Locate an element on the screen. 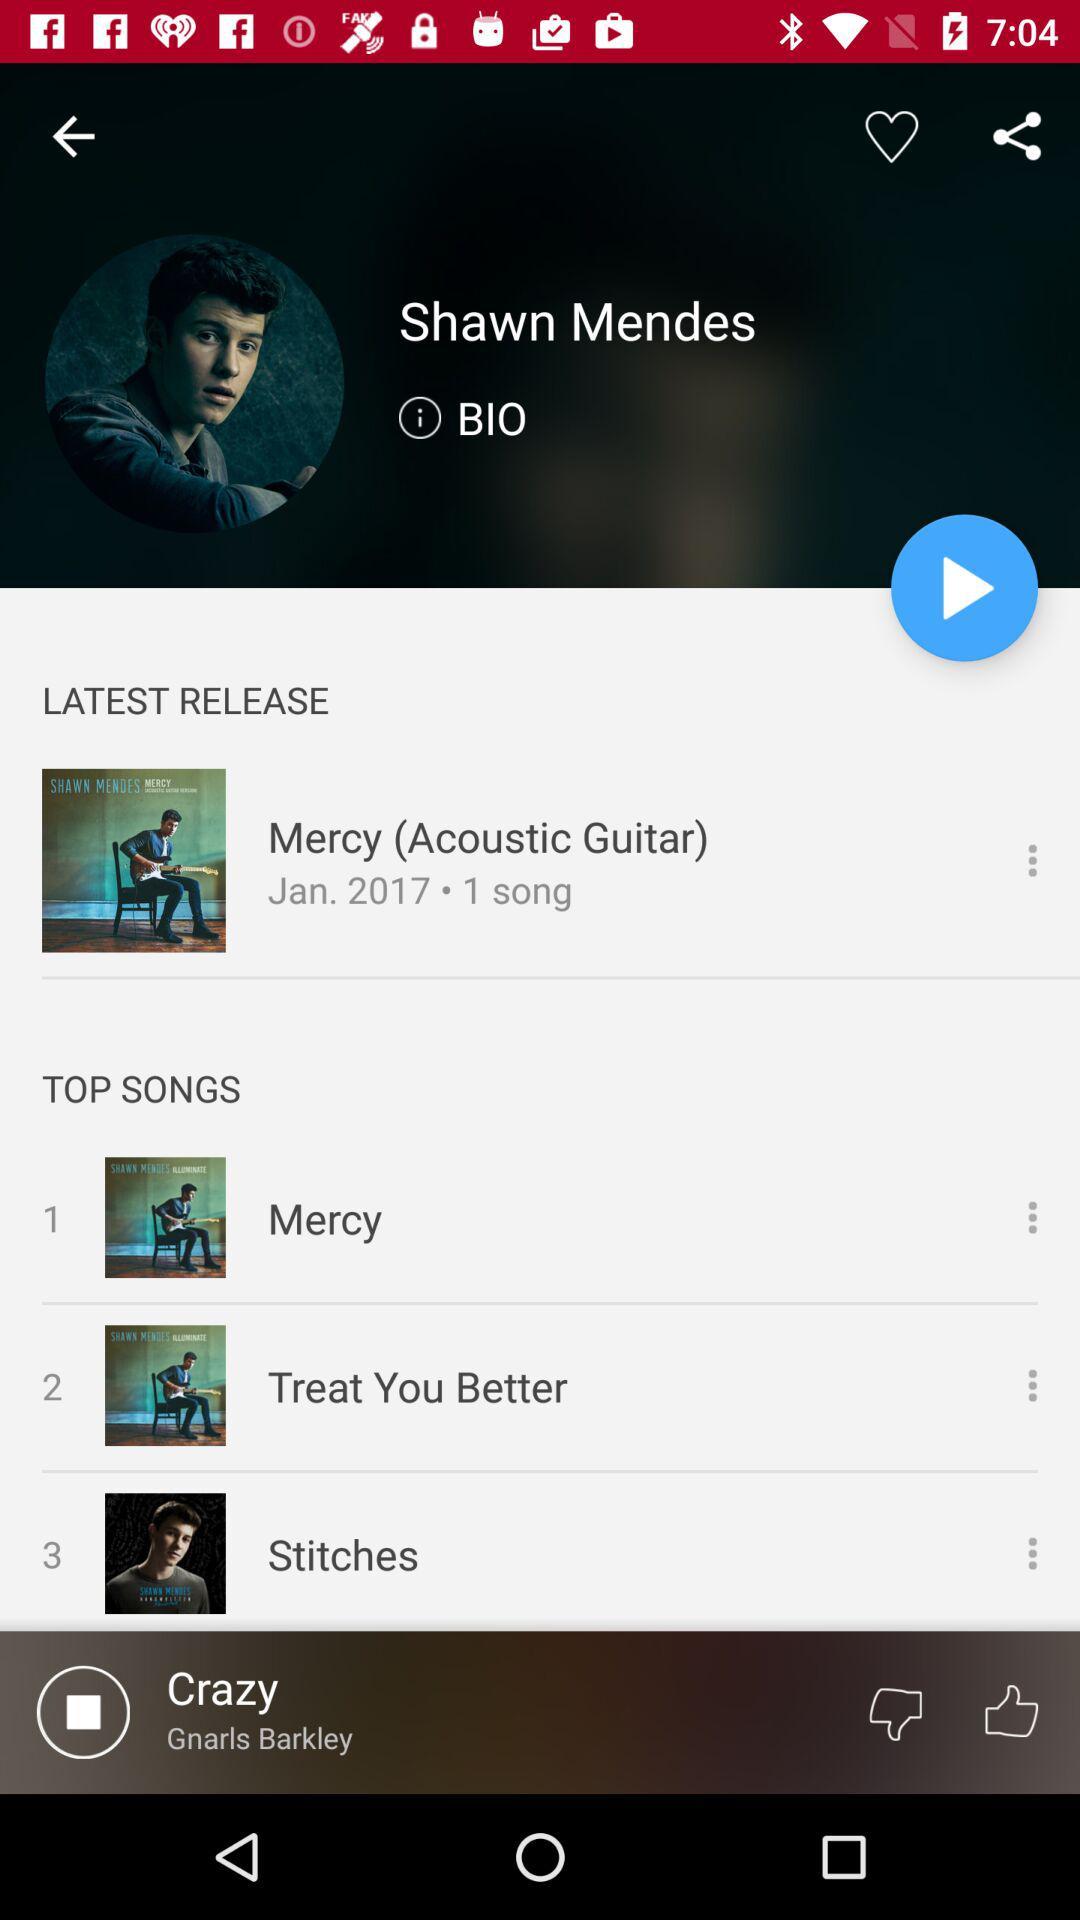 This screenshot has width=1080, height=1920. the image which is left to mercy is located at coordinates (164, 1216).